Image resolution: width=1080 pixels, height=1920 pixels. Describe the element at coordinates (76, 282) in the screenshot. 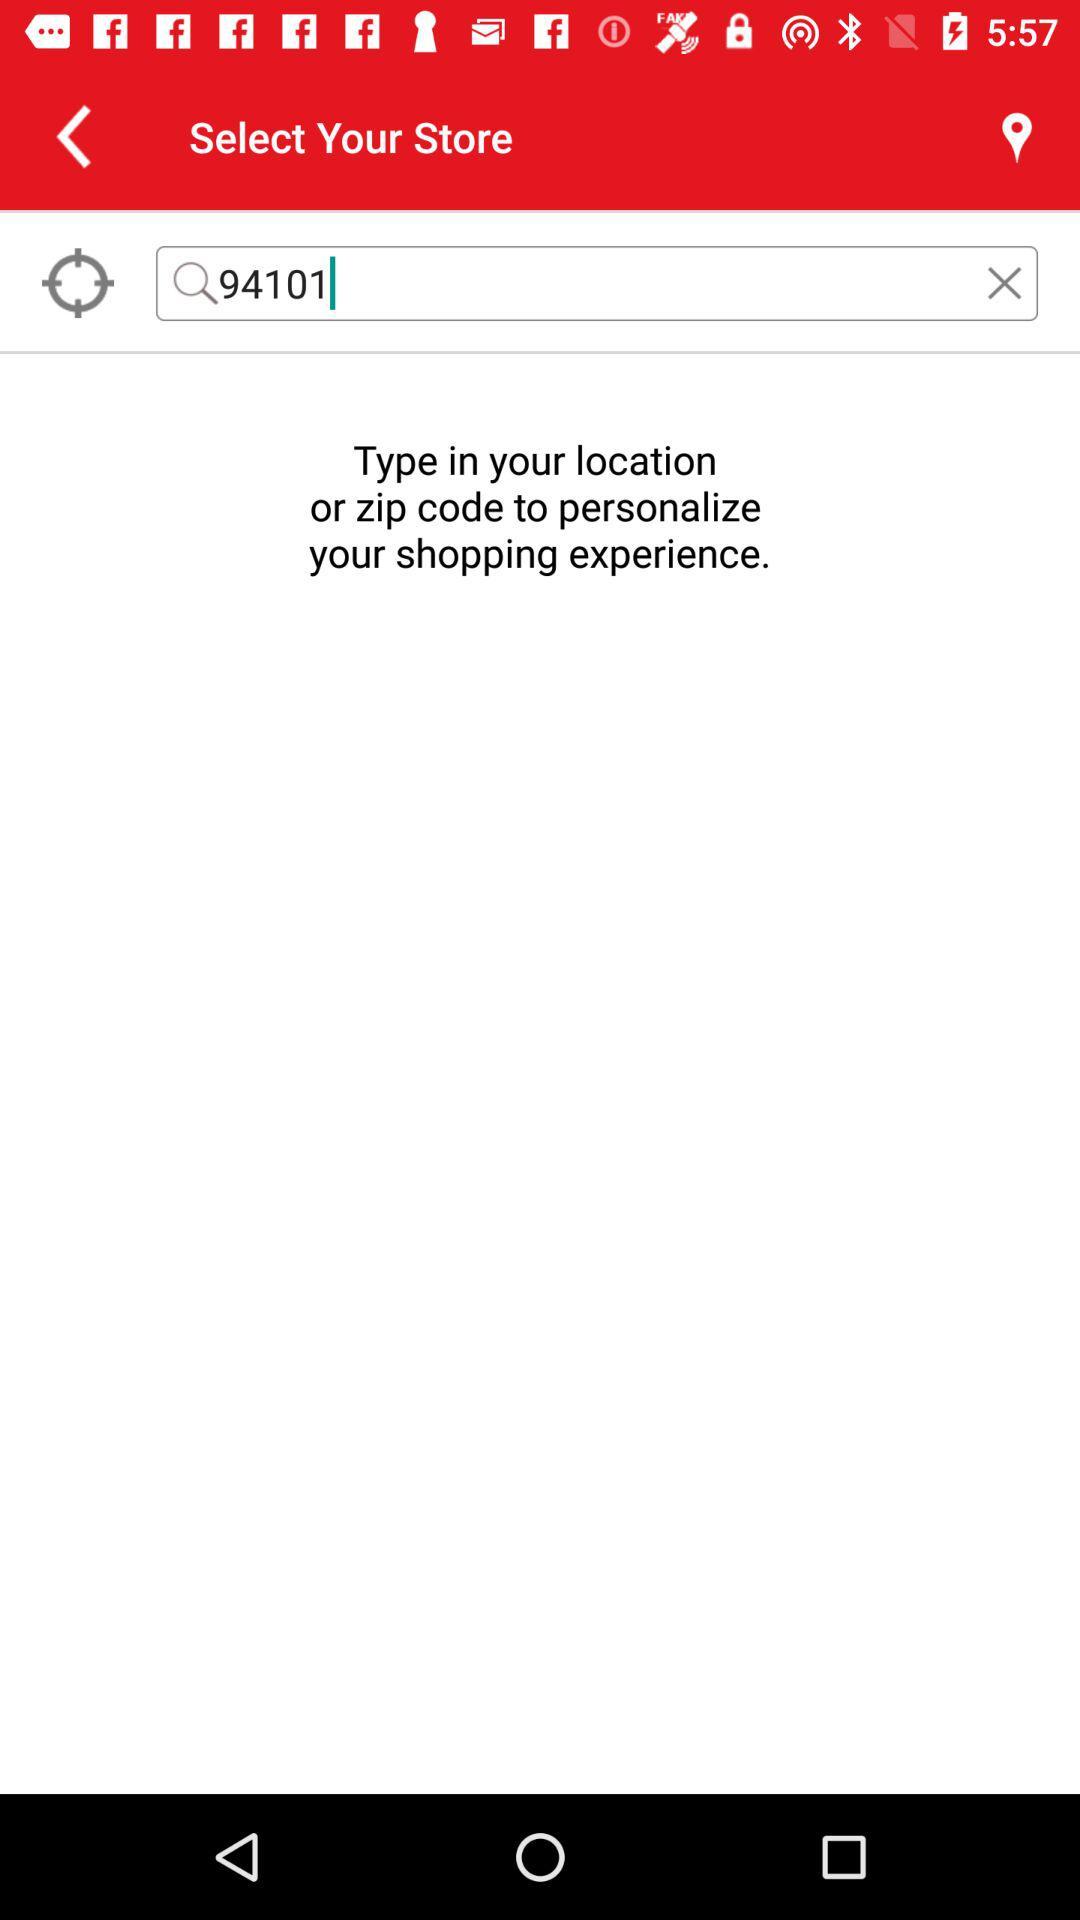

I see `the location_crosshair icon` at that location.